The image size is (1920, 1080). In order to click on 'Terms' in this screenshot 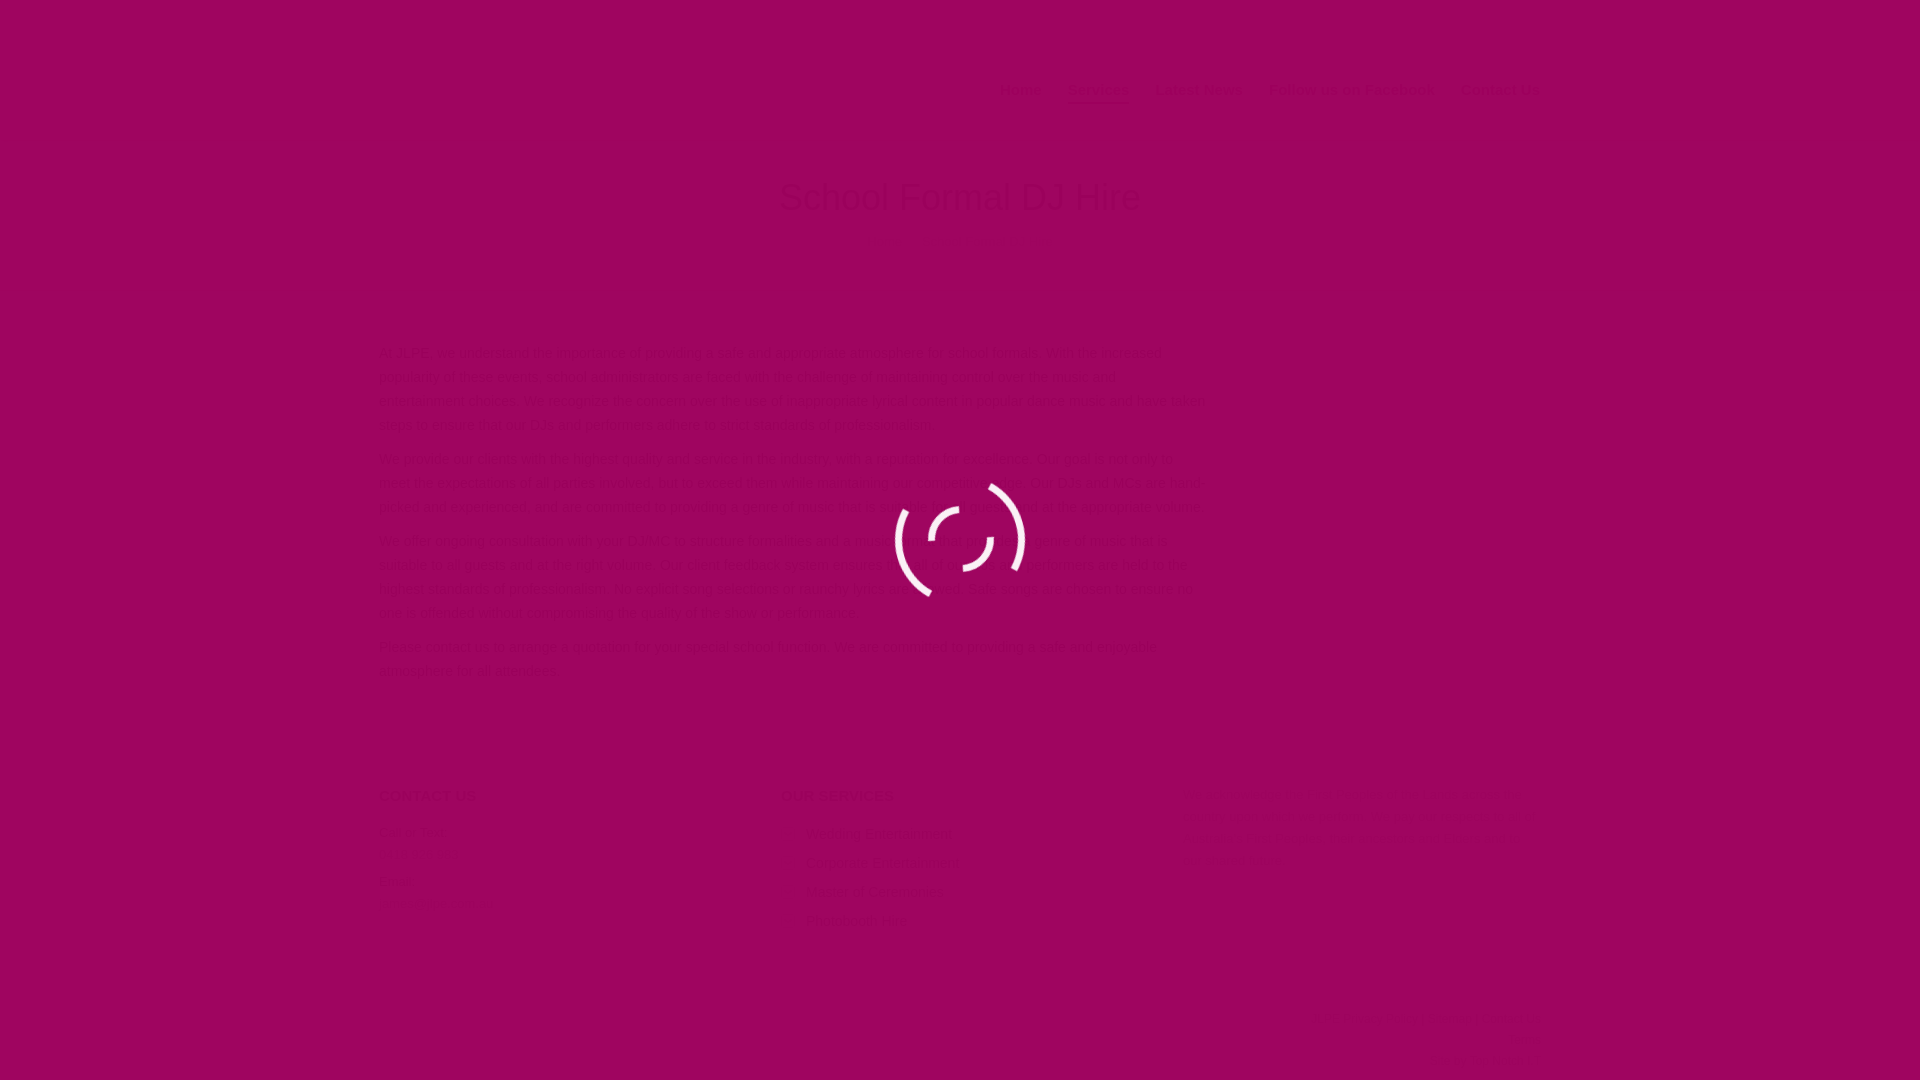, I will do `click(1523, 1039)`.